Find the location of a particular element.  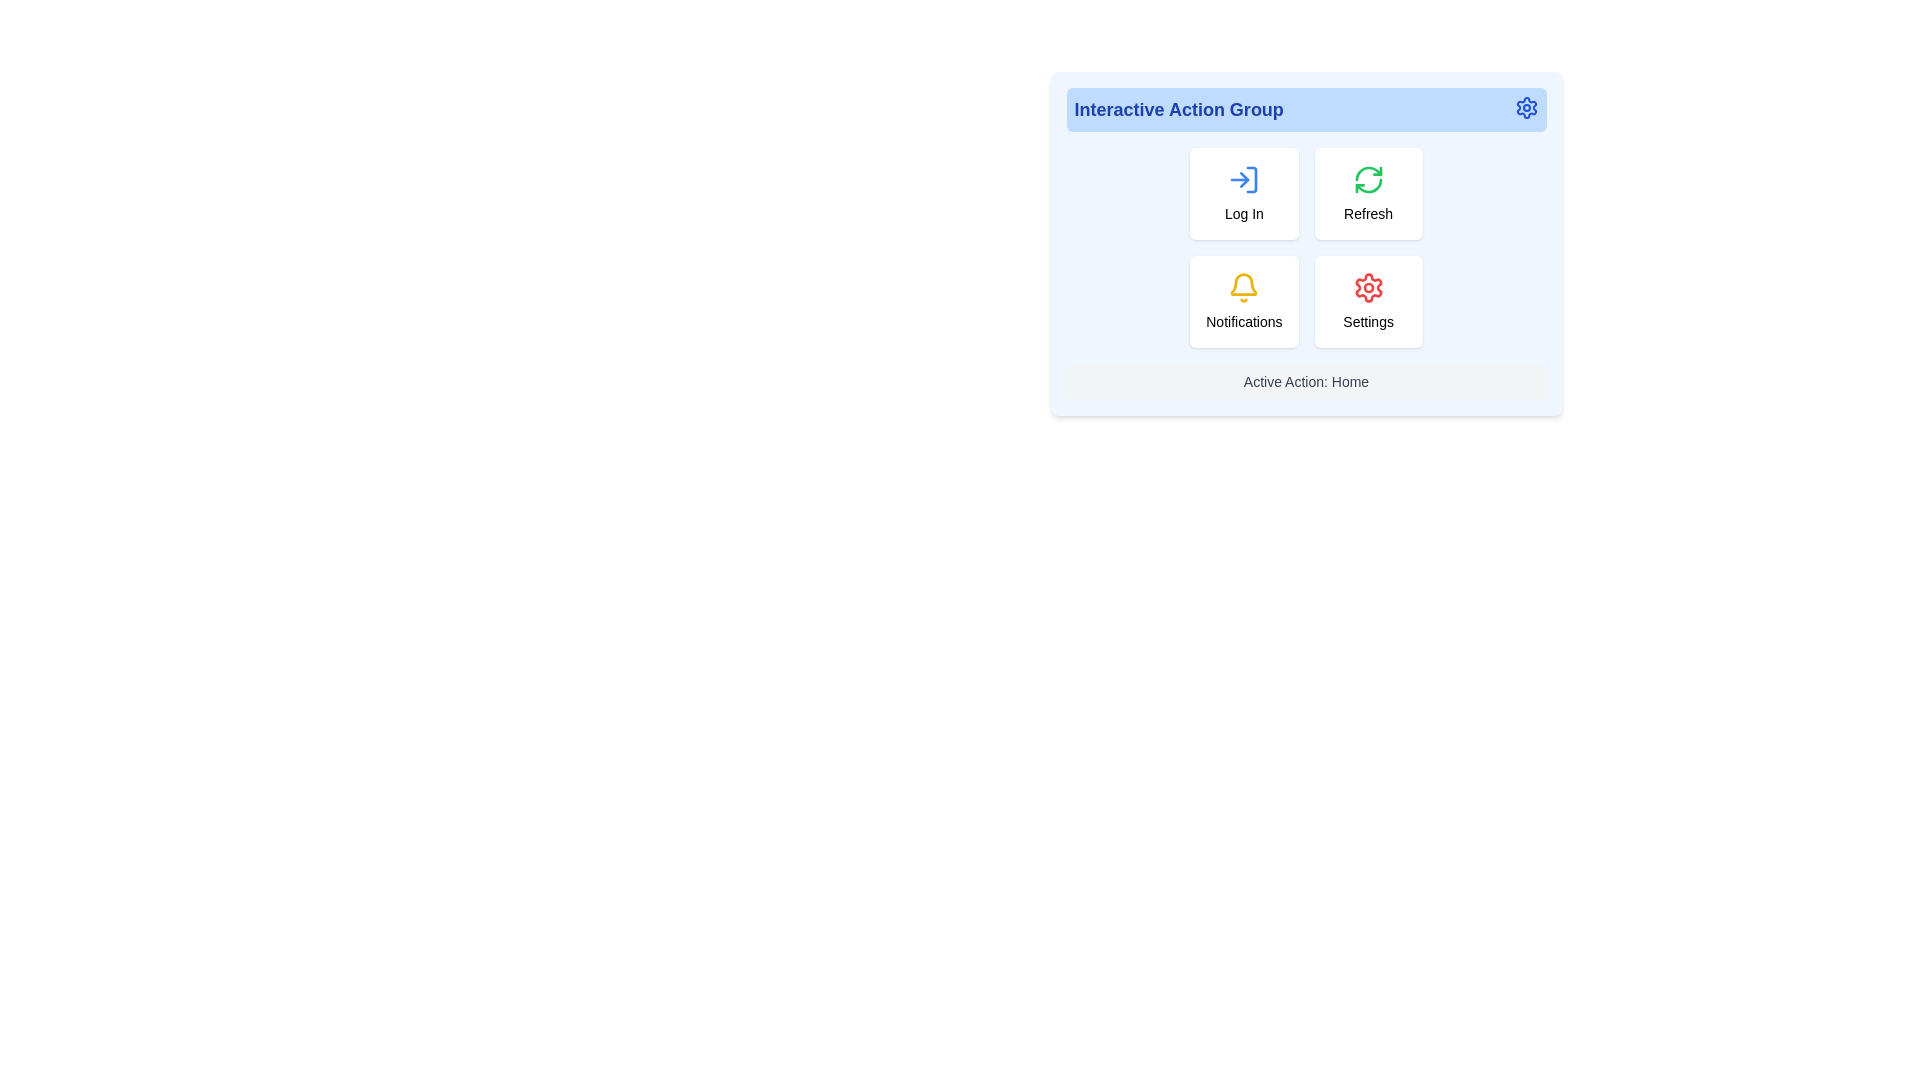

the 'Log In' static label, which is displayed in a standard sans-serif font and located below the log-in icon within the 'Interactive Action Group' panel is located at coordinates (1243, 213).